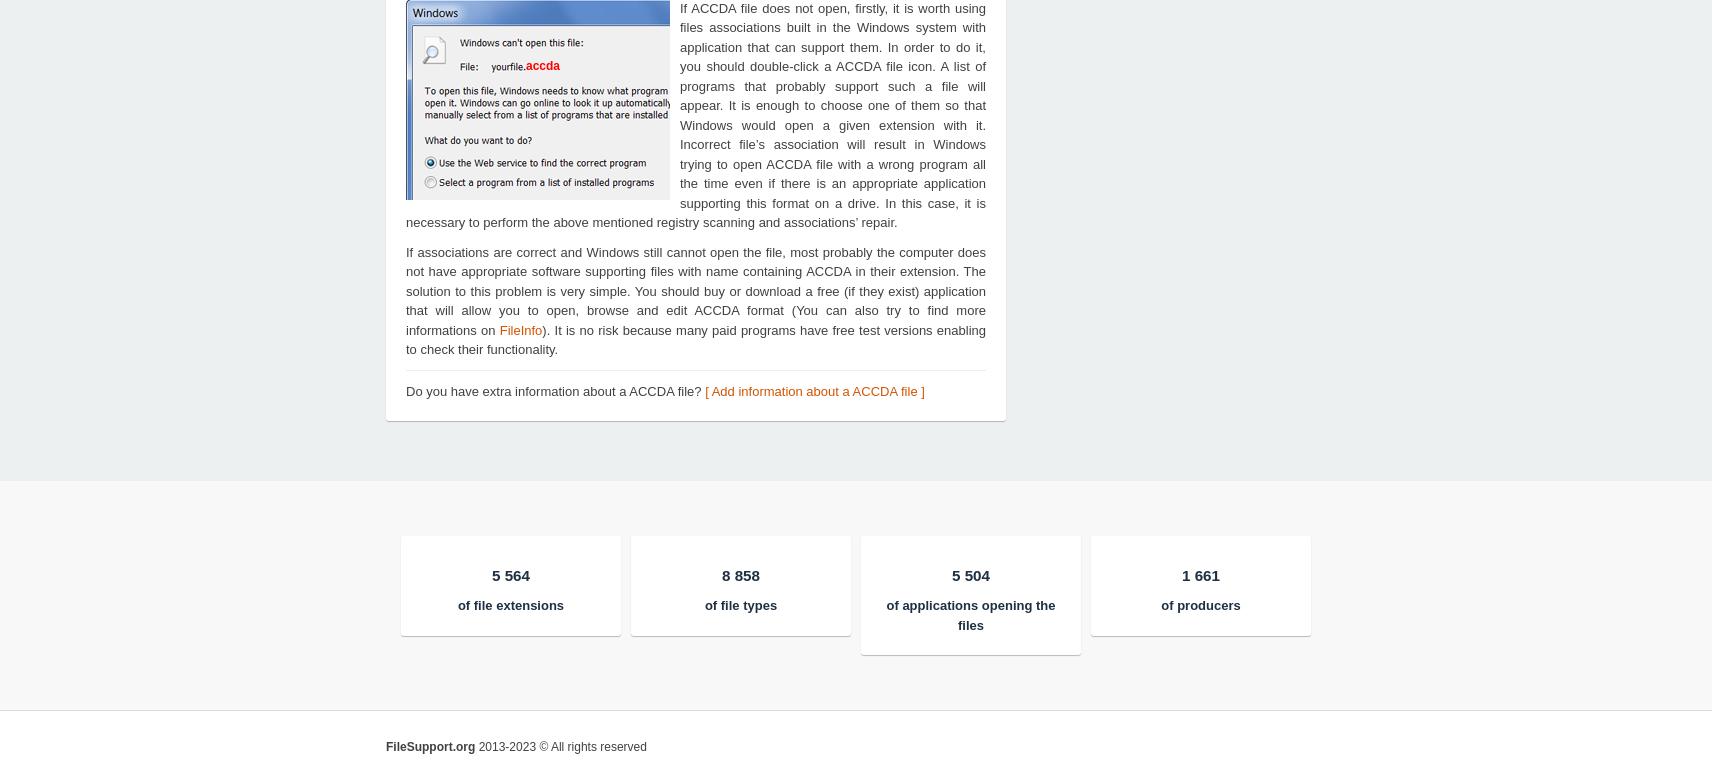 The width and height of the screenshot is (1712, 776). I want to click on 'of producers', so click(1161, 605).